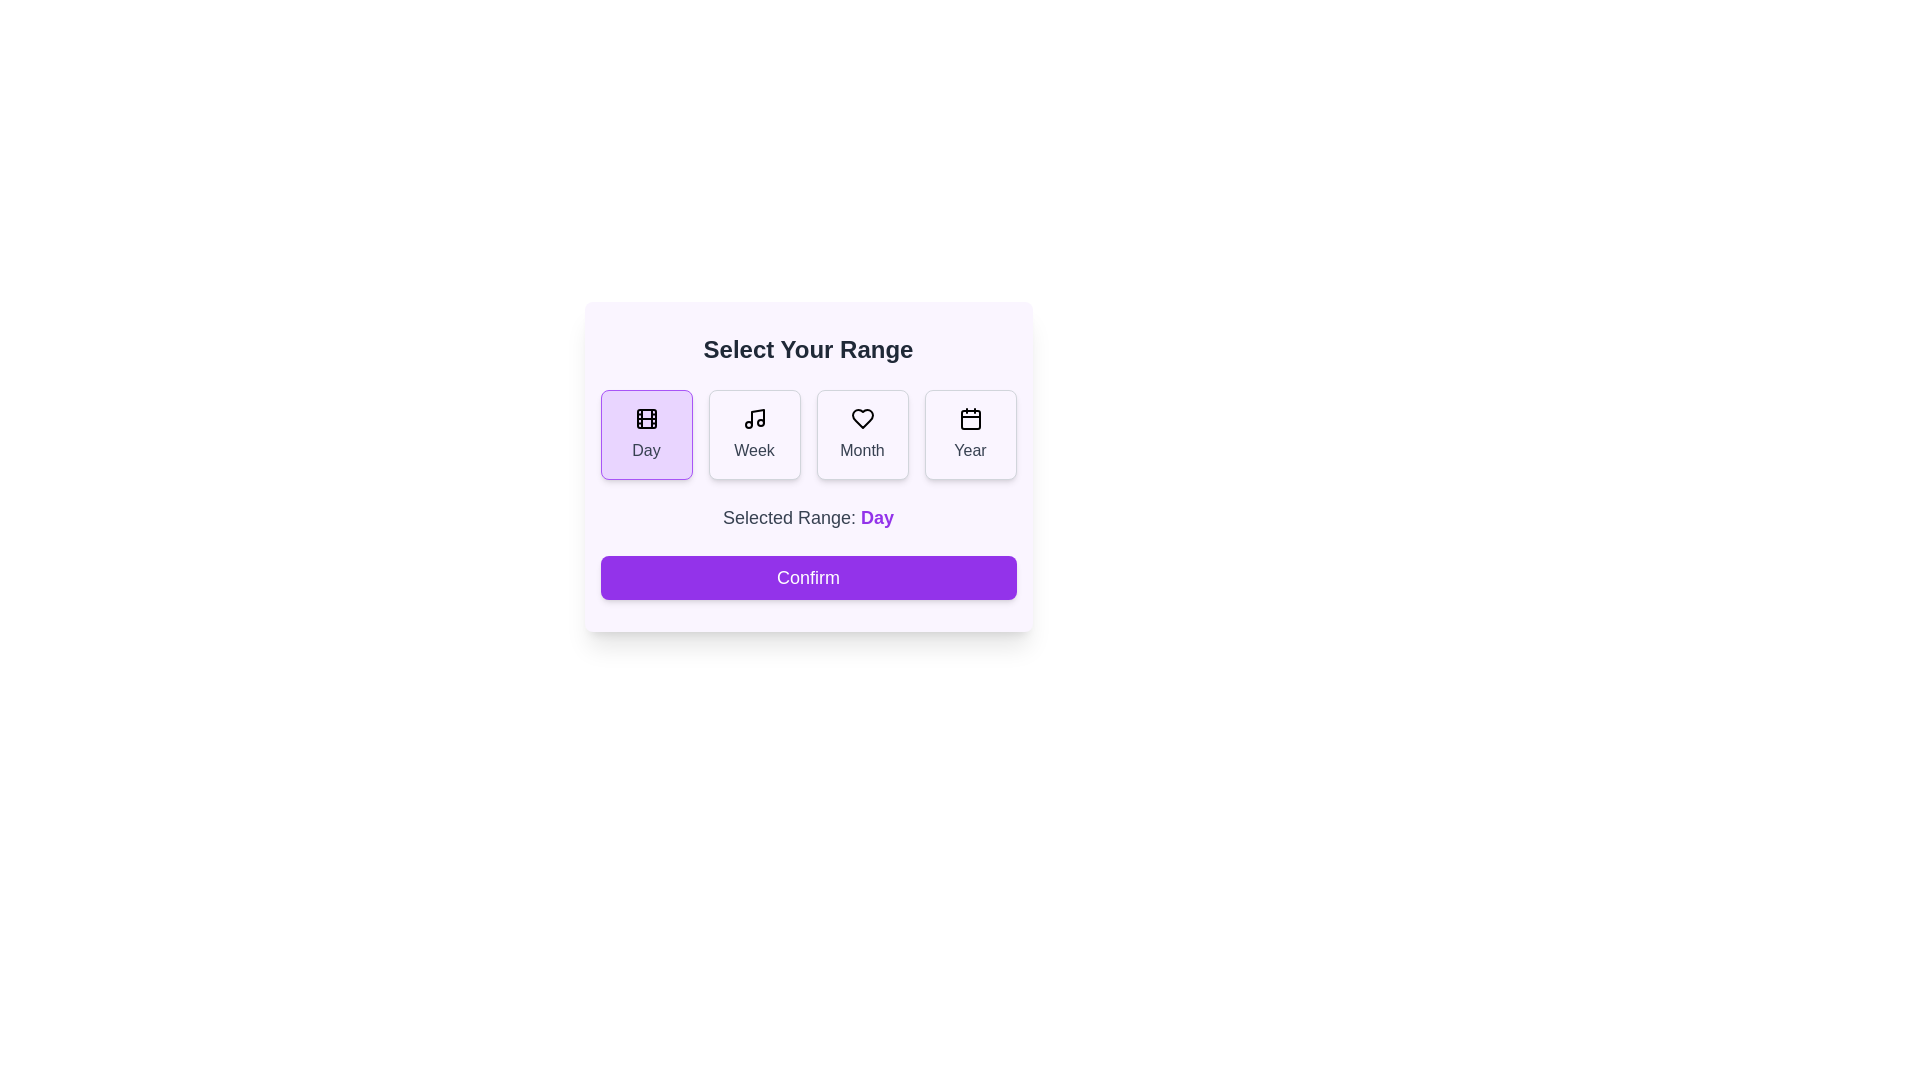  Describe the element at coordinates (970, 434) in the screenshot. I see `the 'Year' button, which is a large rectangular button with a soft purple background, a calendar icon at the top, and the text 'Year' underneath in a bold, dark font, located to the far right of the button group under the heading 'Select Your Range'` at that location.